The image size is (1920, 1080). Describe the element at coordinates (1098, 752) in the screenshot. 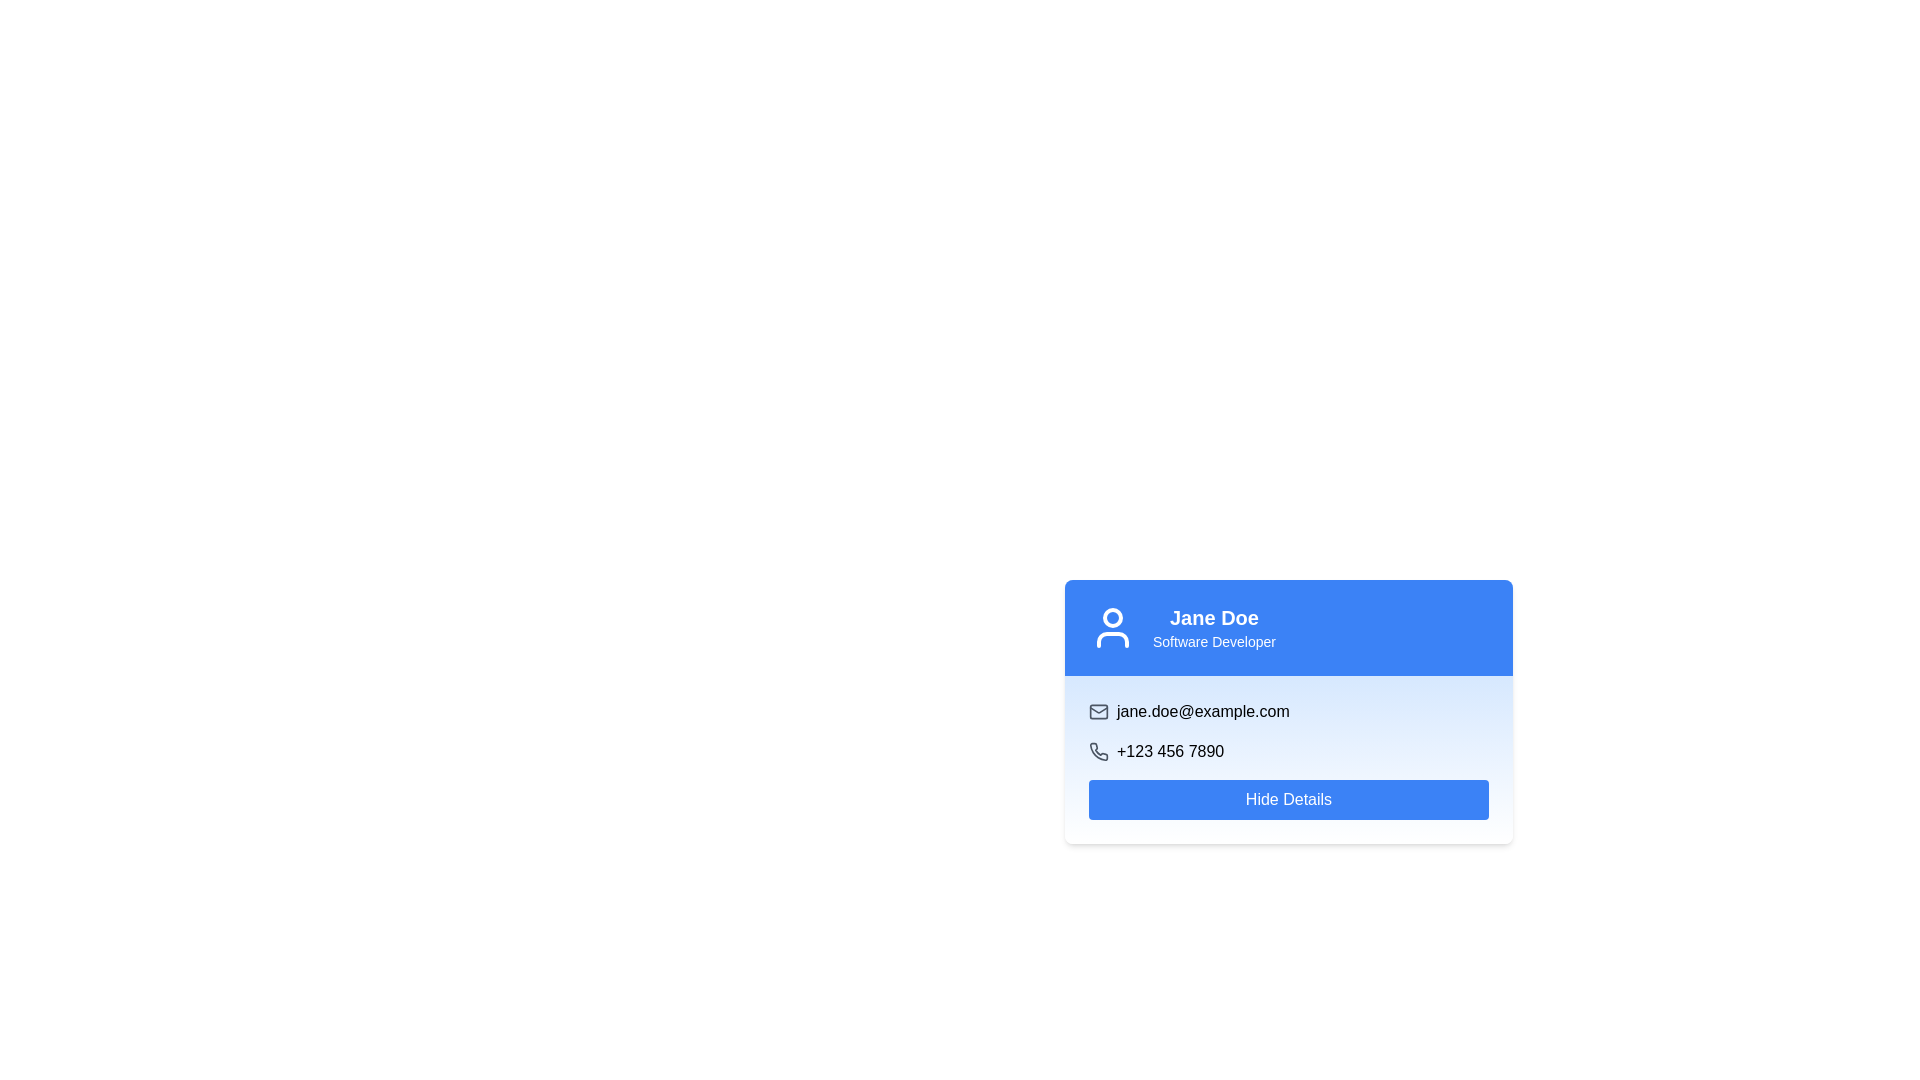

I see `the phone number icon located in the second row of the contact card, which serves as a label for the adjacent phone number '+123 456 7890'` at that location.